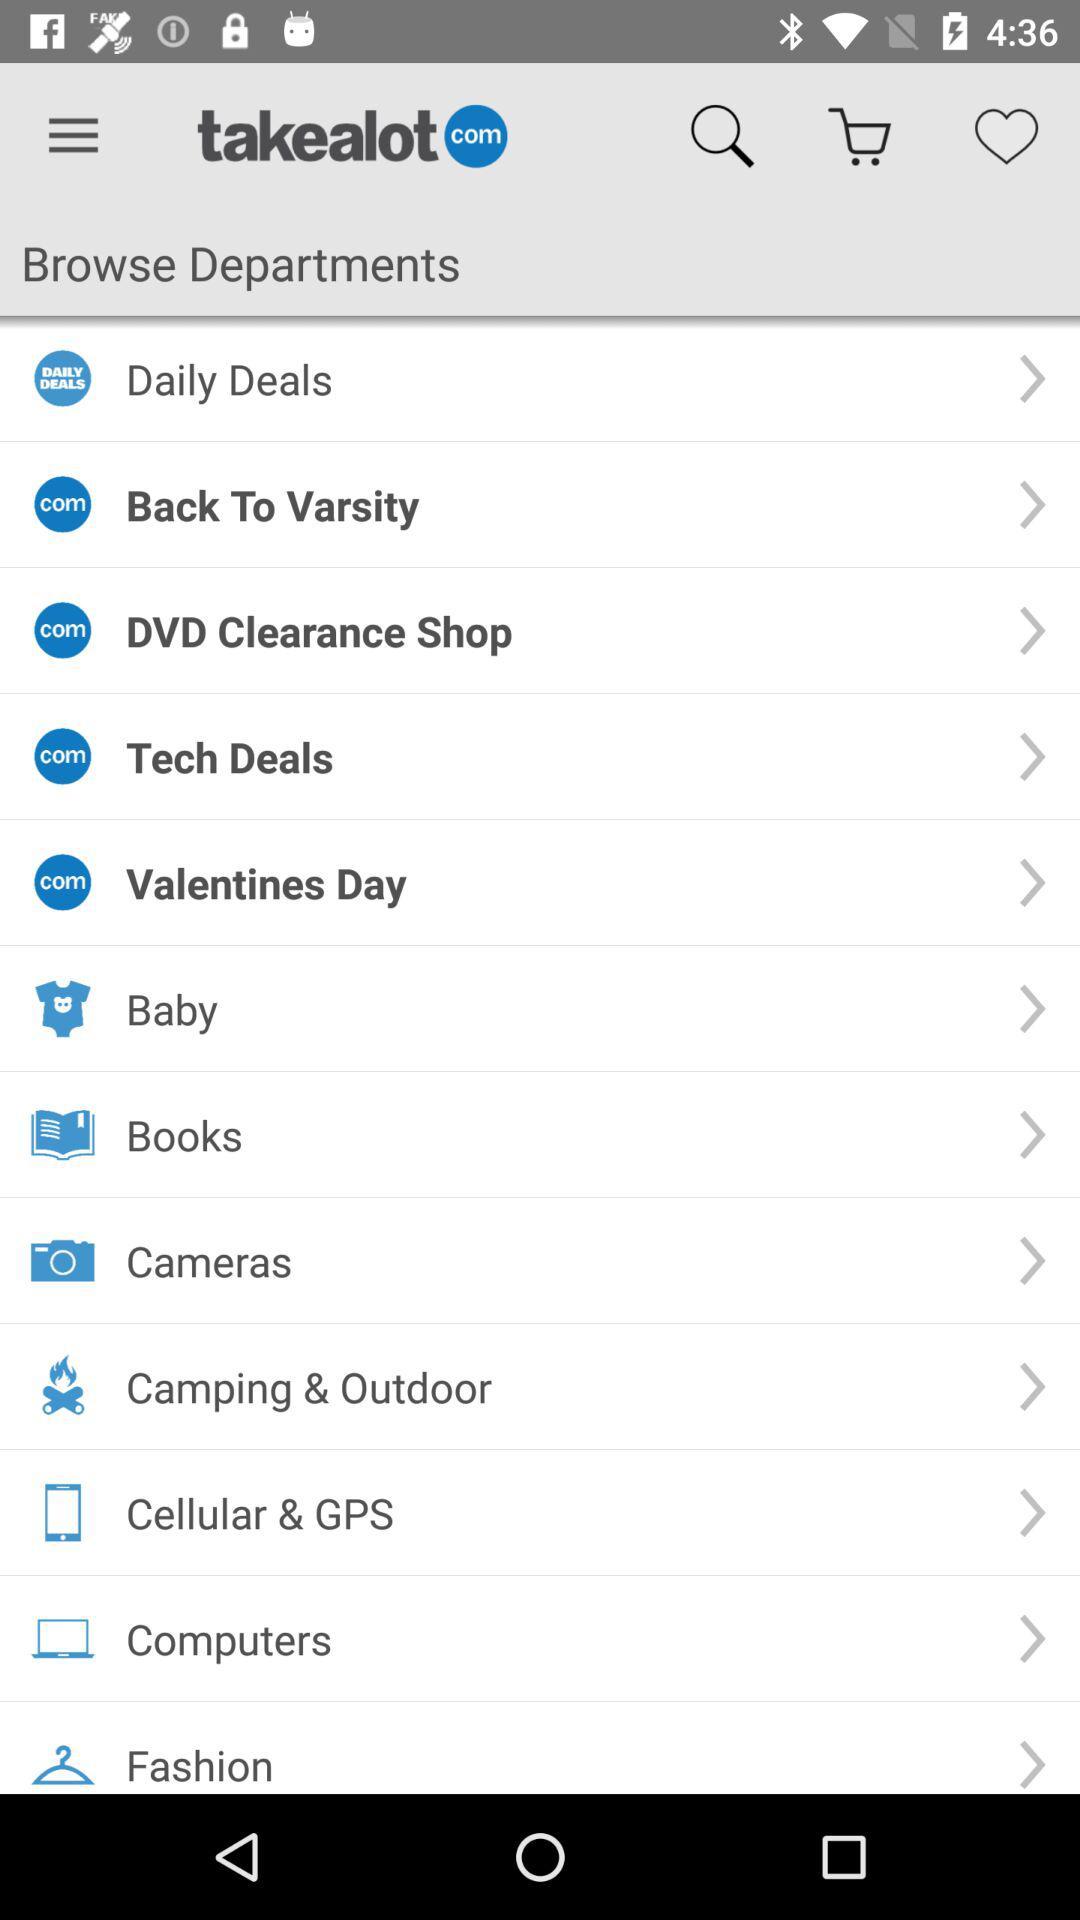 The image size is (1080, 1920). What do you see at coordinates (555, 1134) in the screenshot?
I see `icon above the cameras item` at bounding box center [555, 1134].